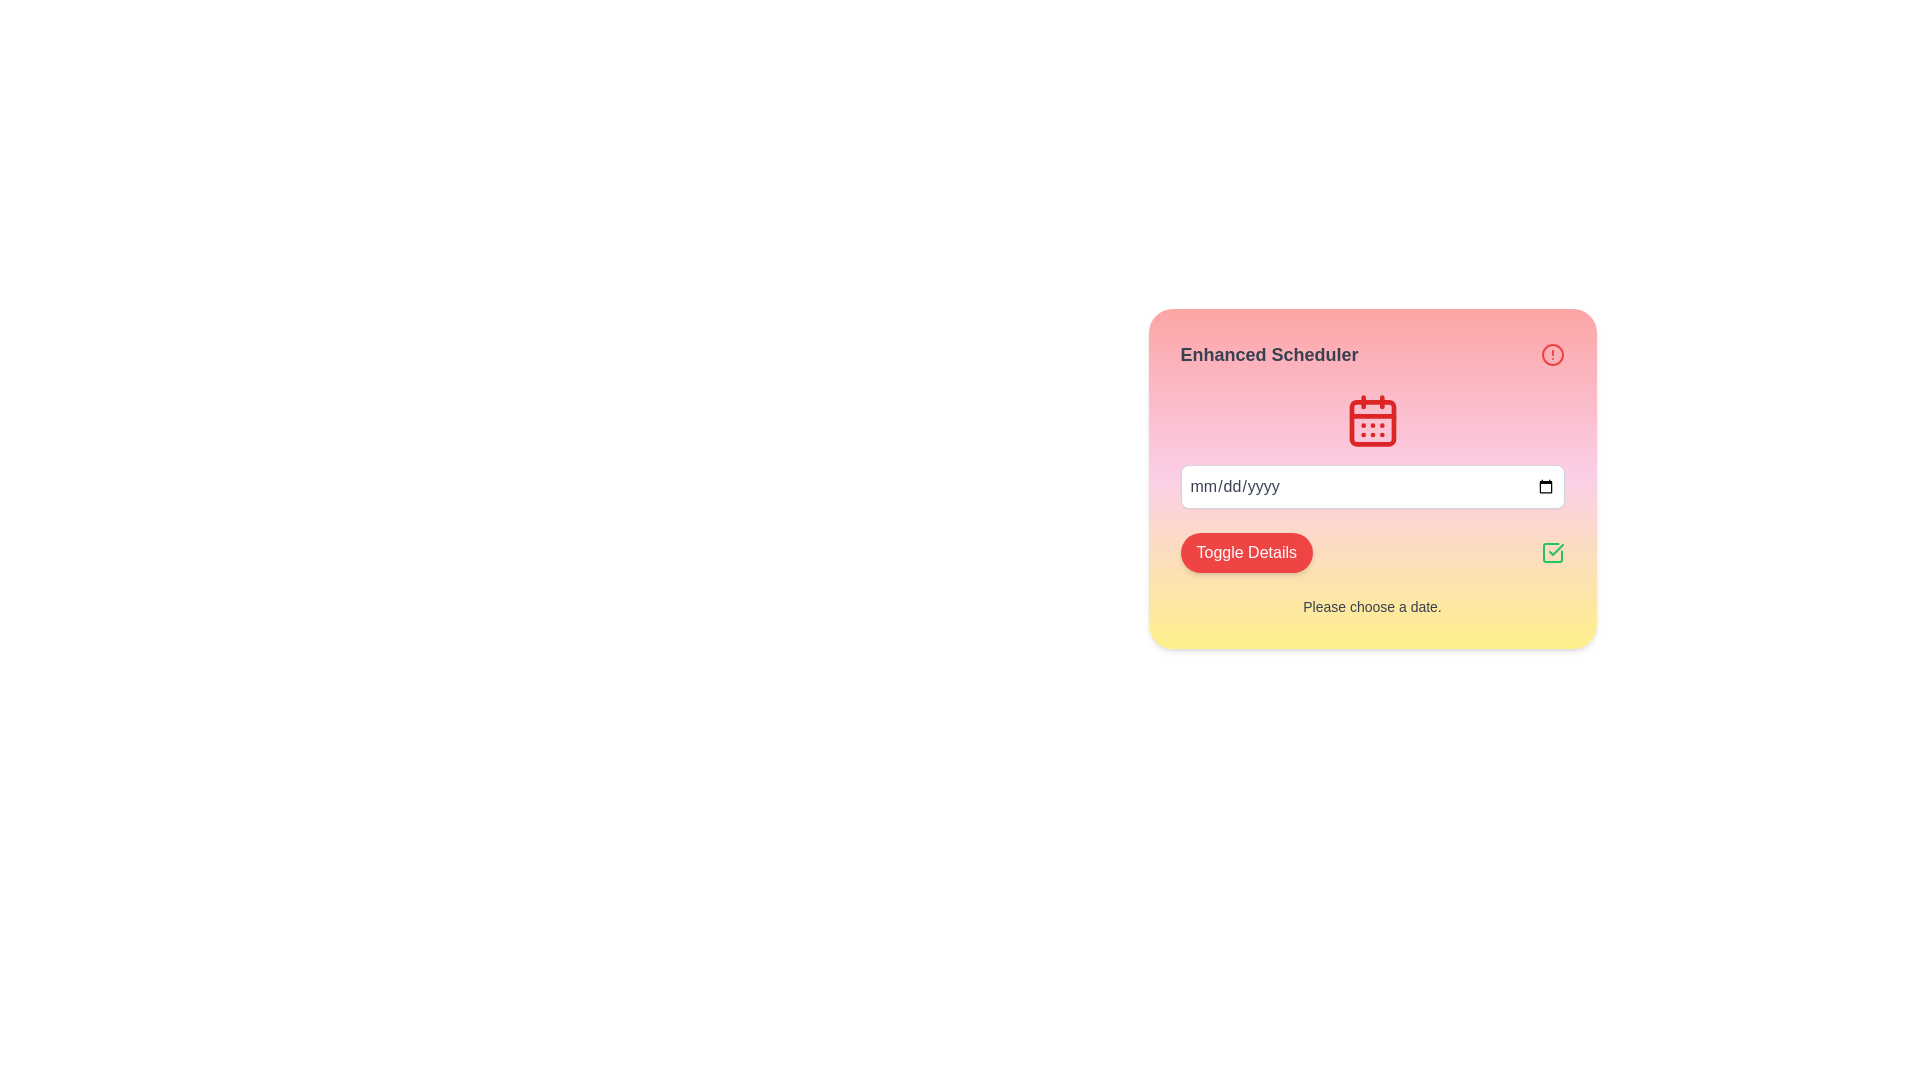 The image size is (1920, 1080). I want to click on the 'Toggle Details' button located near the bottom right side of the application to trigger interactive feedback, so click(1371, 552).